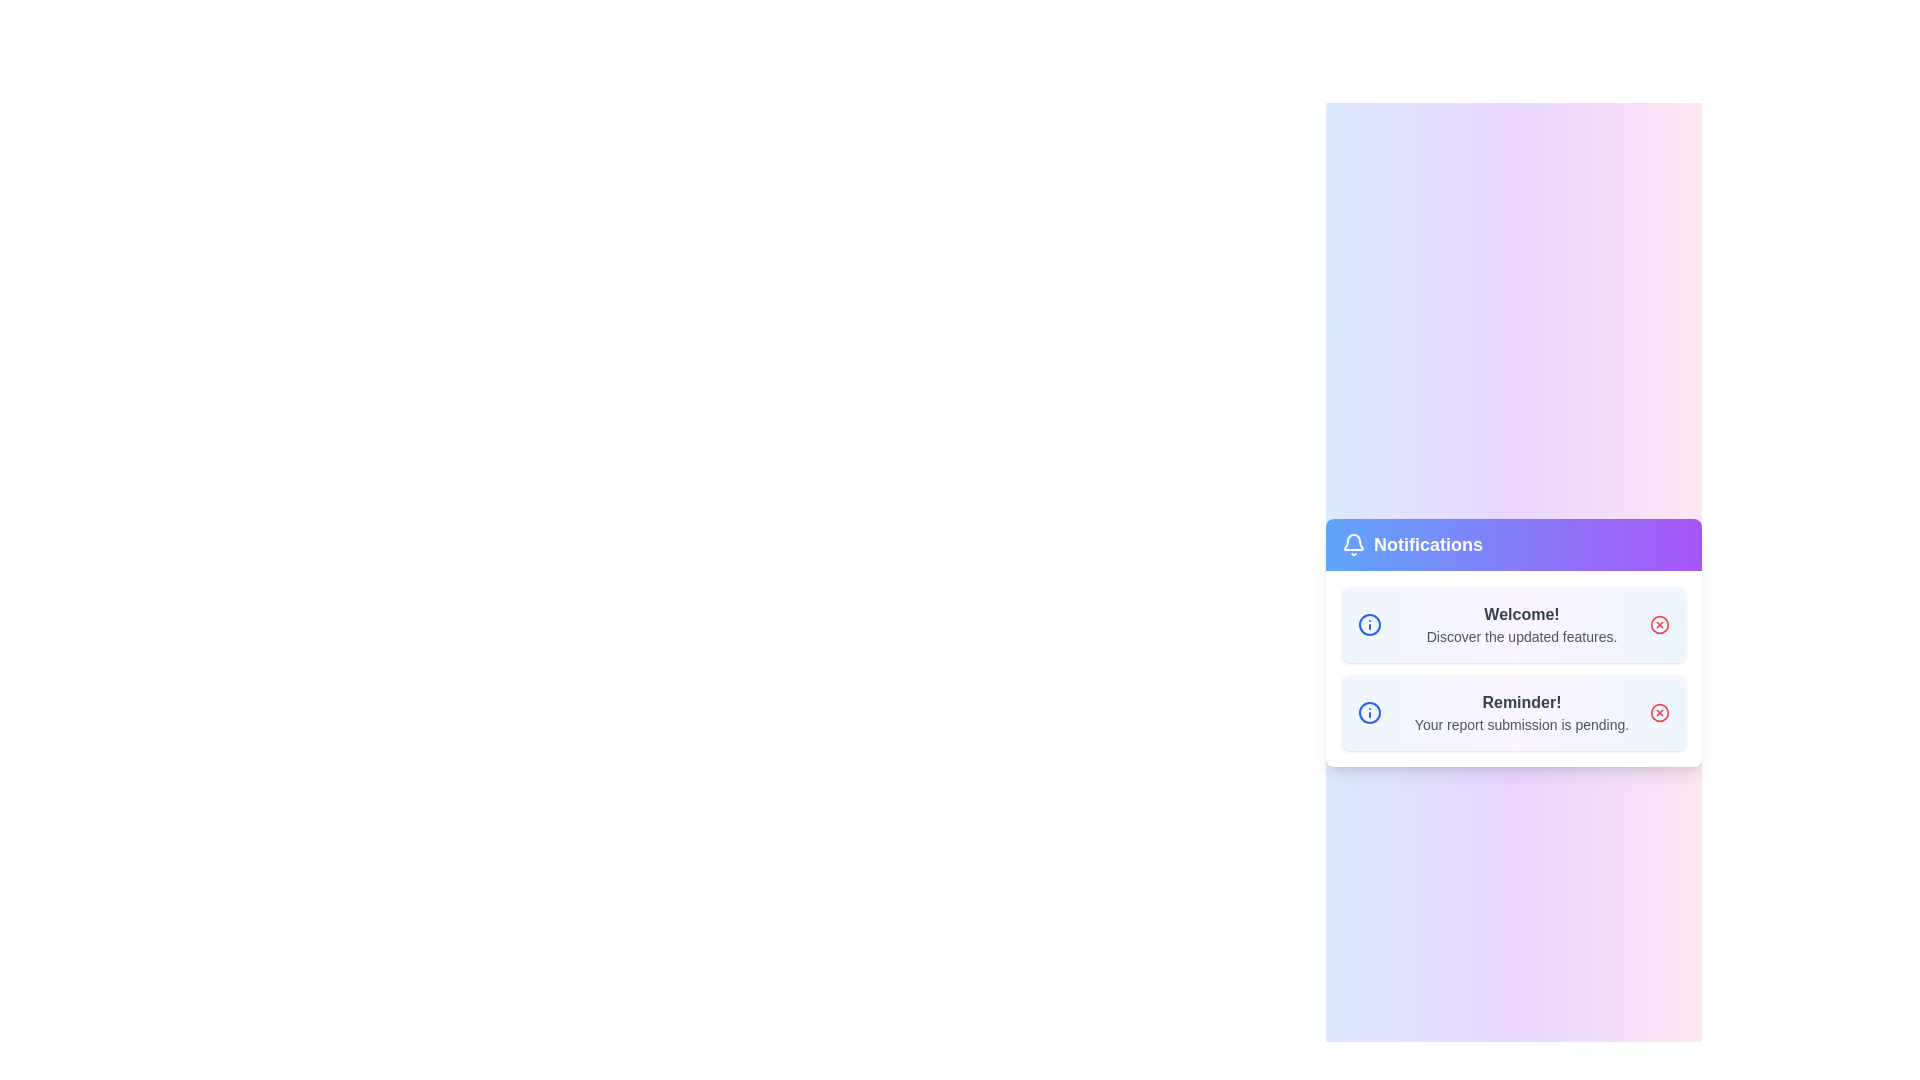 The height and width of the screenshot is (1080, 1920). I want to click on the 'Notifications' text label which is styled with a large and bold font against a gradient purple background, located to the right of a bell icon, so click(1427, 544).